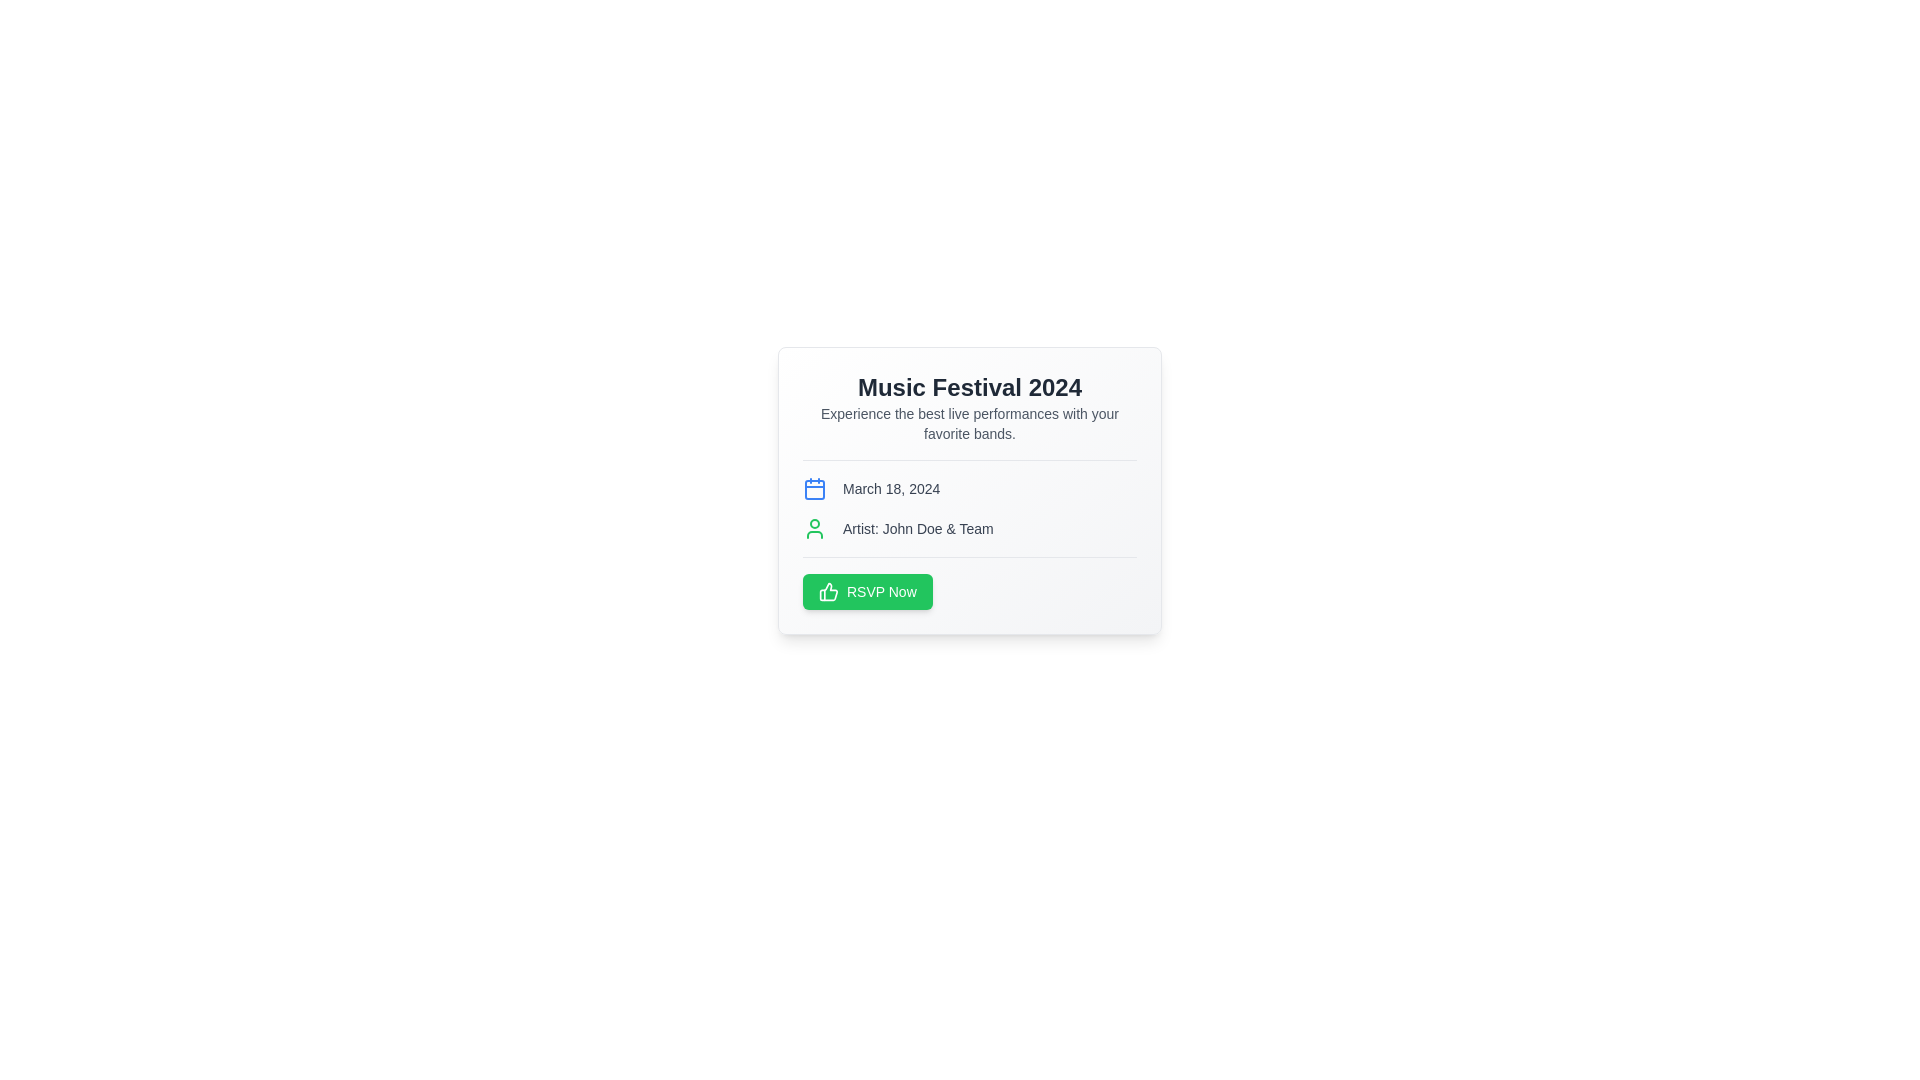 This screenshot has height=1080, width=1920. What do you see at coordinates (969, 415) in the screenshot?
I see `the text section titled 'Music Festival 2024', which features a bold title and a descriptive line about live performances, positioned at the top of its group` at bounding box center [969, 415].